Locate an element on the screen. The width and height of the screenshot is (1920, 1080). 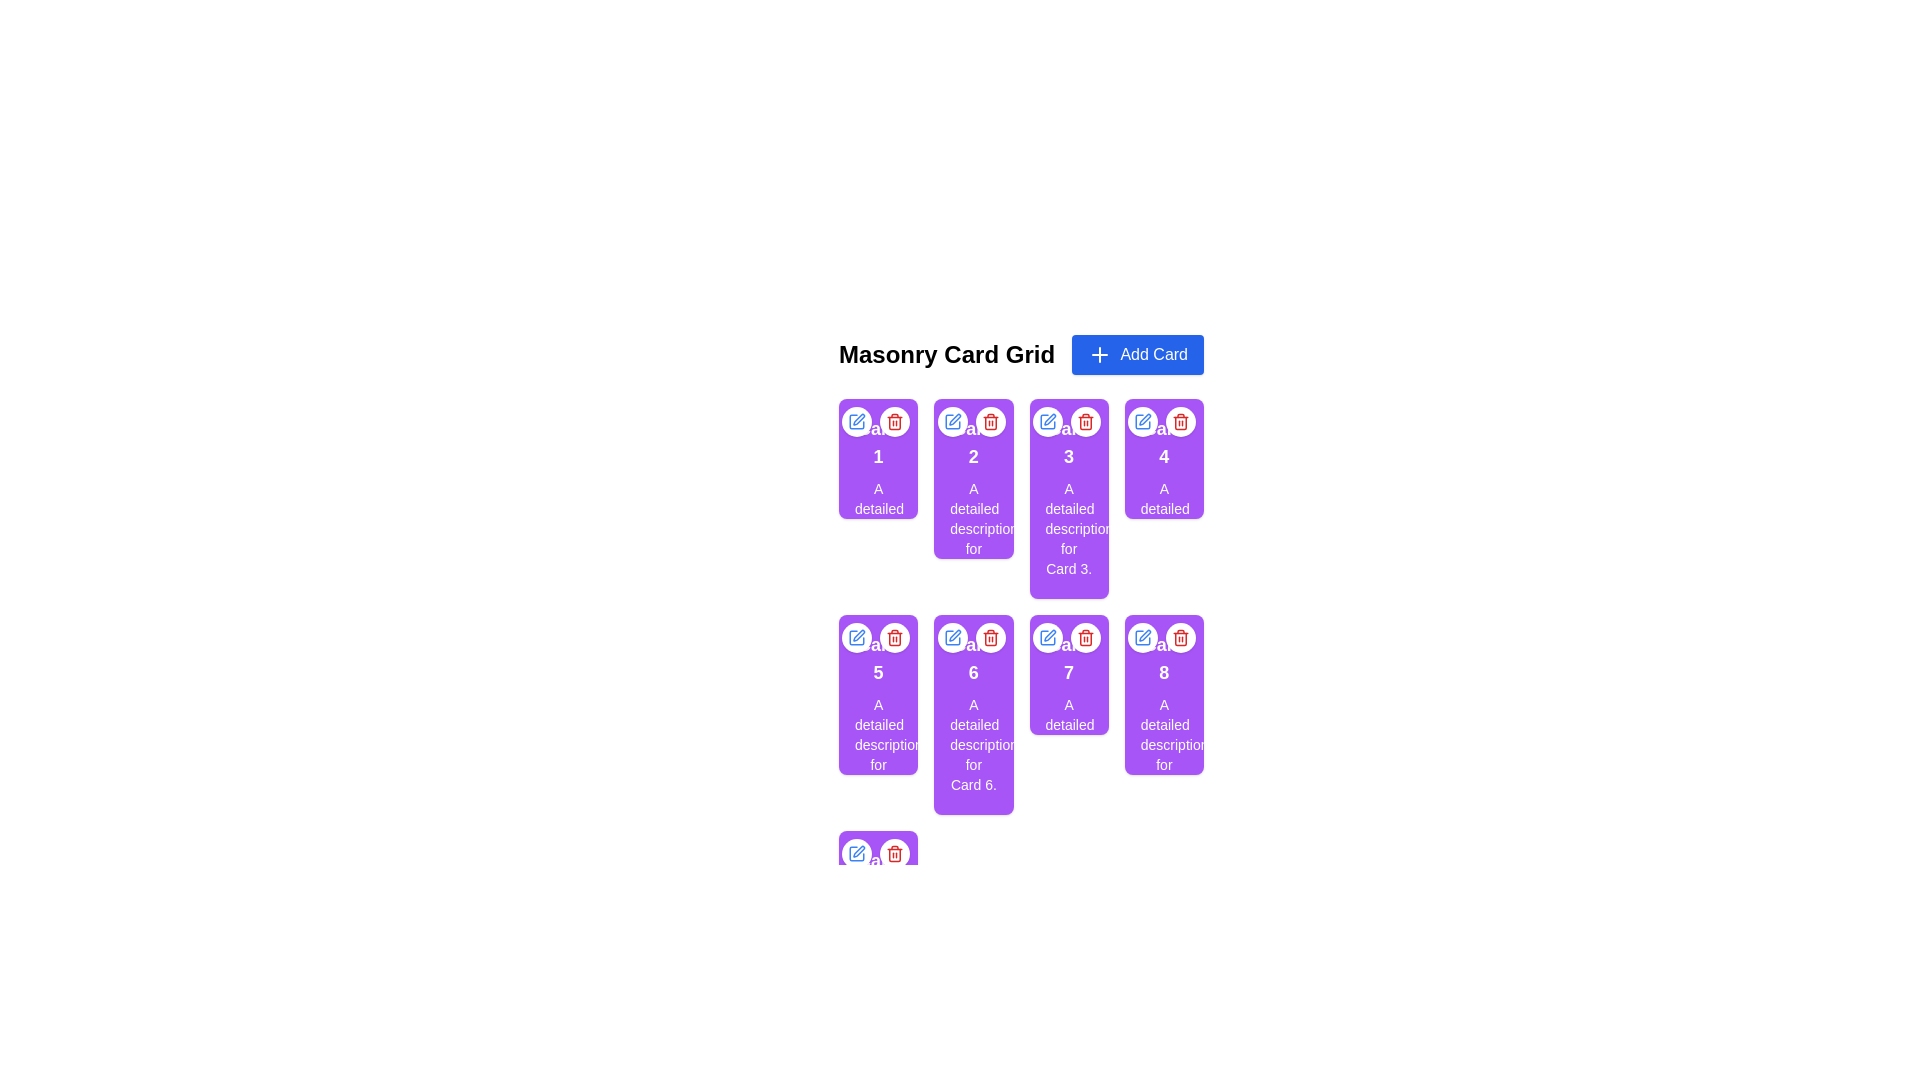
the red trash can icon button located at the top-right corner of the third card in the grid is located at coordinates (1084, 420).